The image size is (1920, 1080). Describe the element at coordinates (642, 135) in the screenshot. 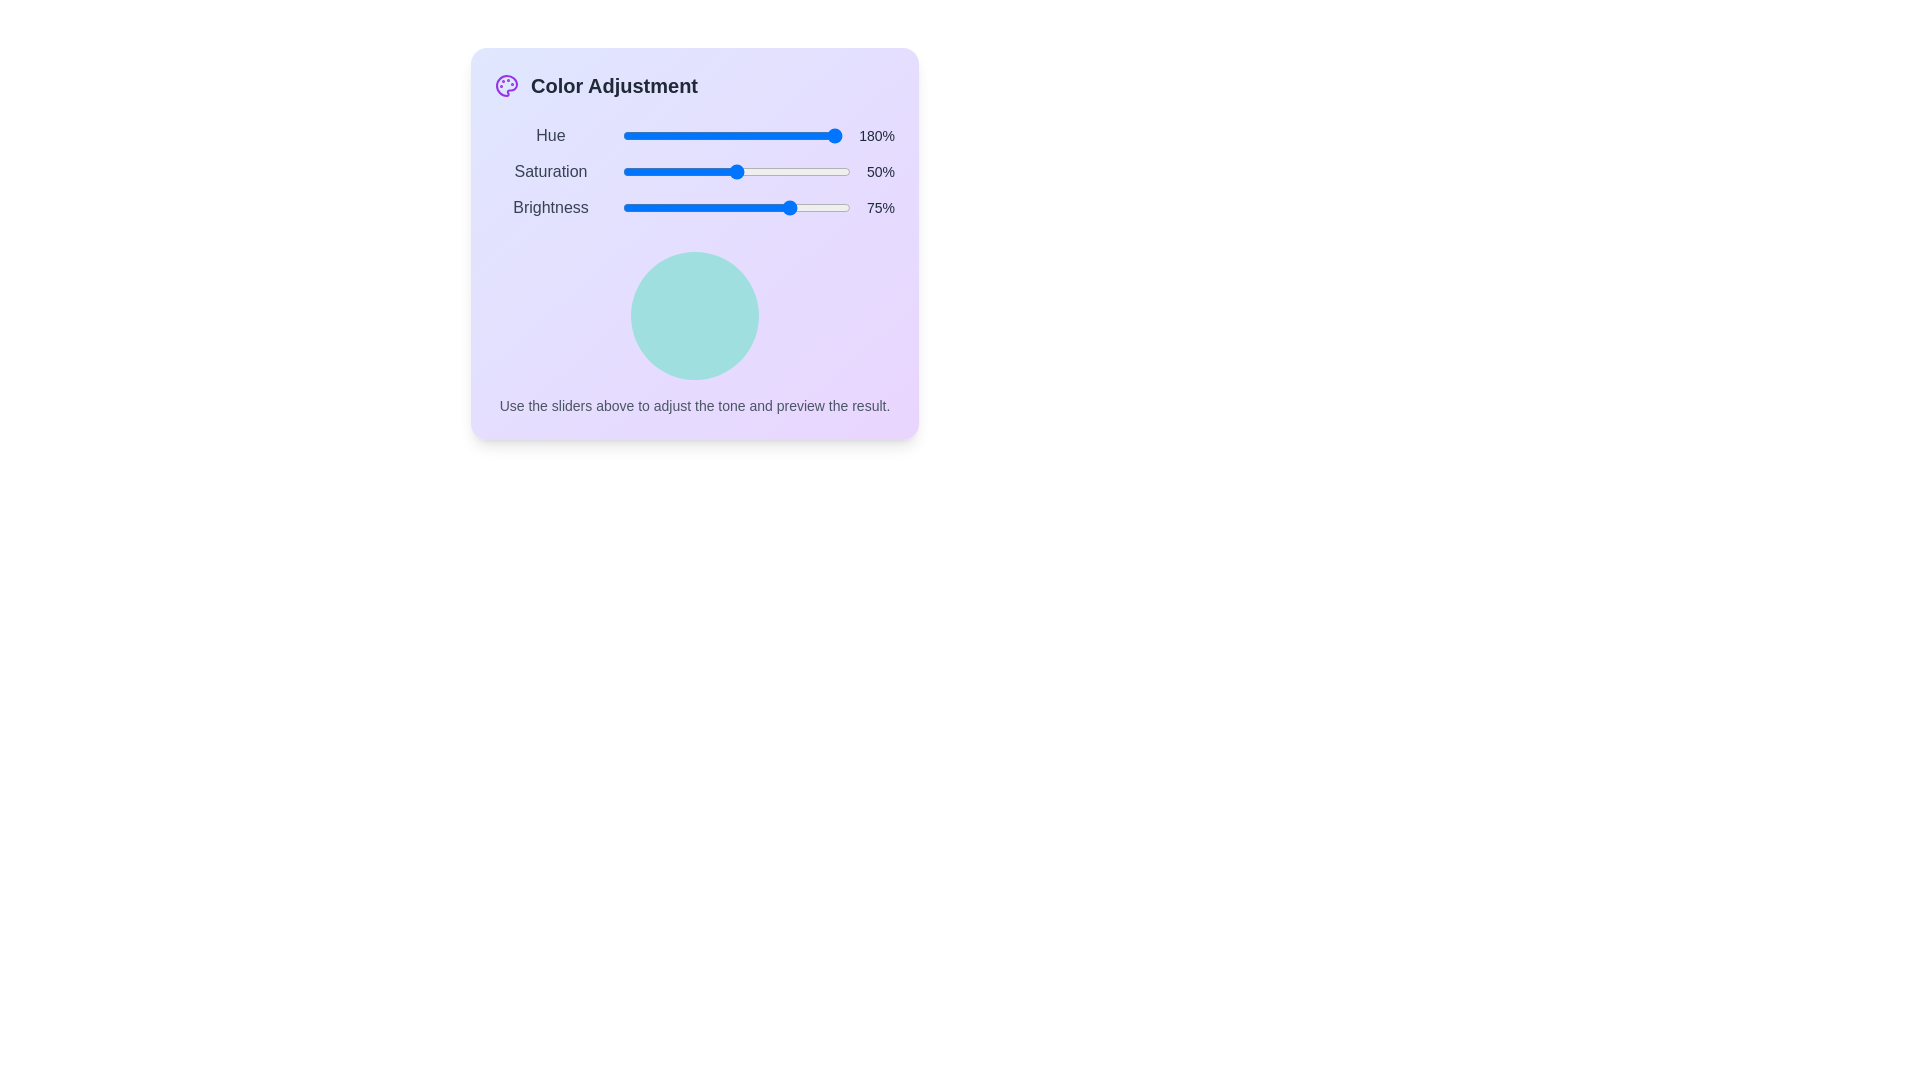

I see `the 0 slider to 9% to observe the resulting color in the preview circle` at that location.